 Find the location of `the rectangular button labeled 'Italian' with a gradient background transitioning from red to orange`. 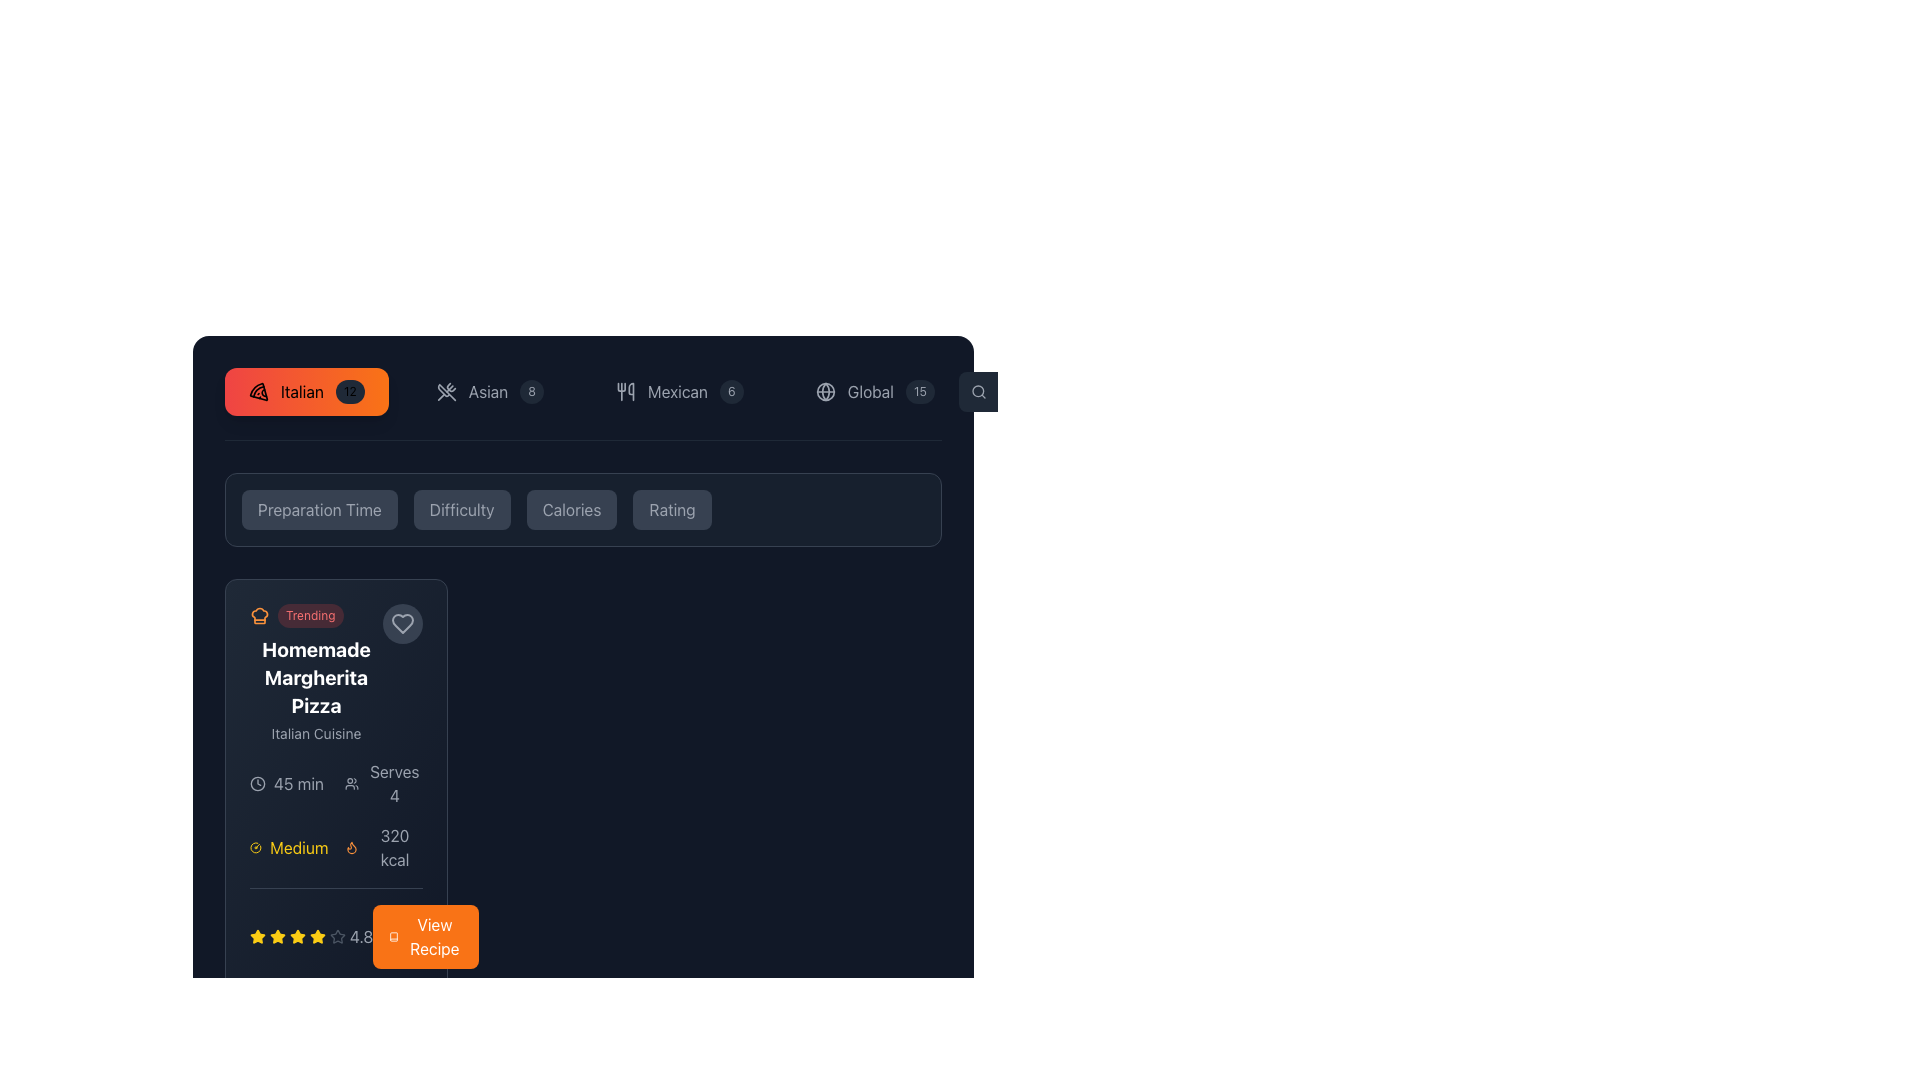

the rectangular button labeled 'Italian' with a gradient background transitioning from red to orange is located at coordinates (305, 392).